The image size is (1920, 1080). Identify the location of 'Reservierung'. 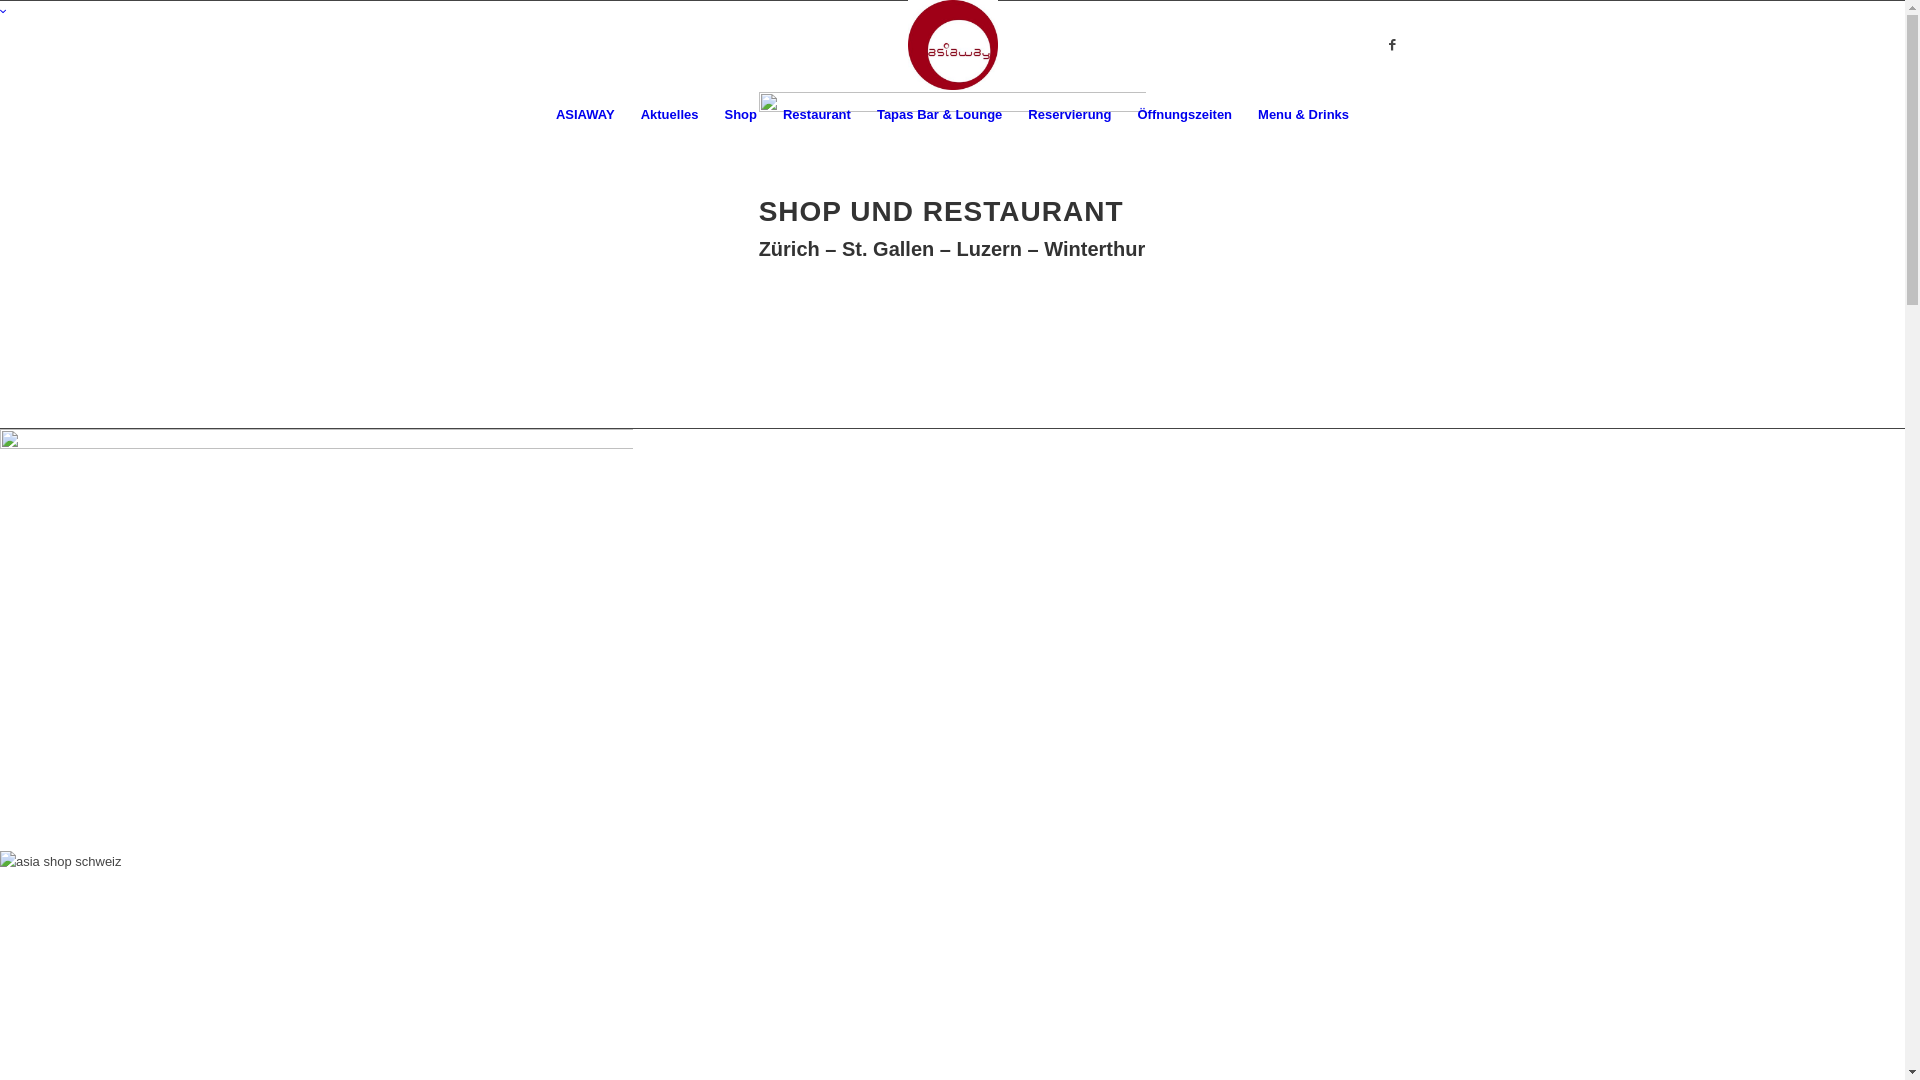
(1068, 115).